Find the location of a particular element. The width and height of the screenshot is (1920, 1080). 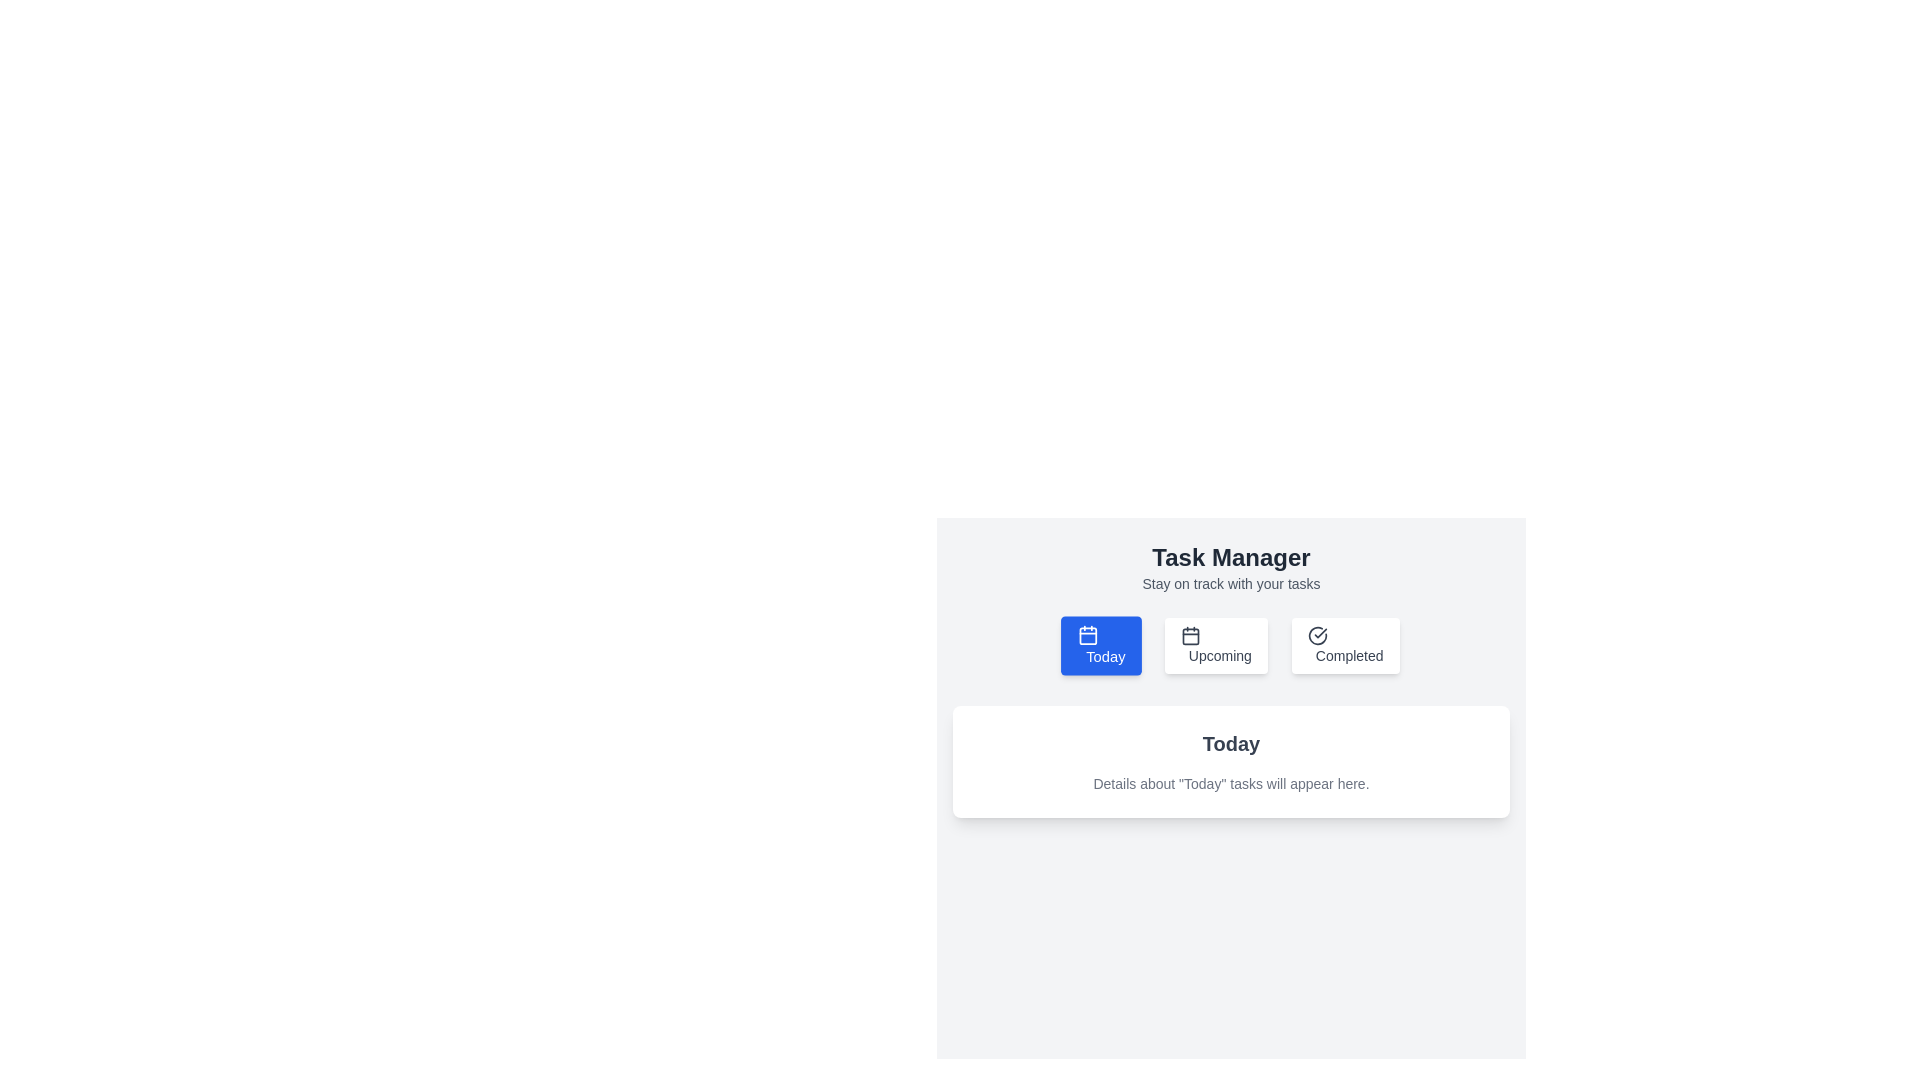

the 'Completed' icon, which is the left-most part of the navigation button indicating task completion is located at coordinates (1317, 636).